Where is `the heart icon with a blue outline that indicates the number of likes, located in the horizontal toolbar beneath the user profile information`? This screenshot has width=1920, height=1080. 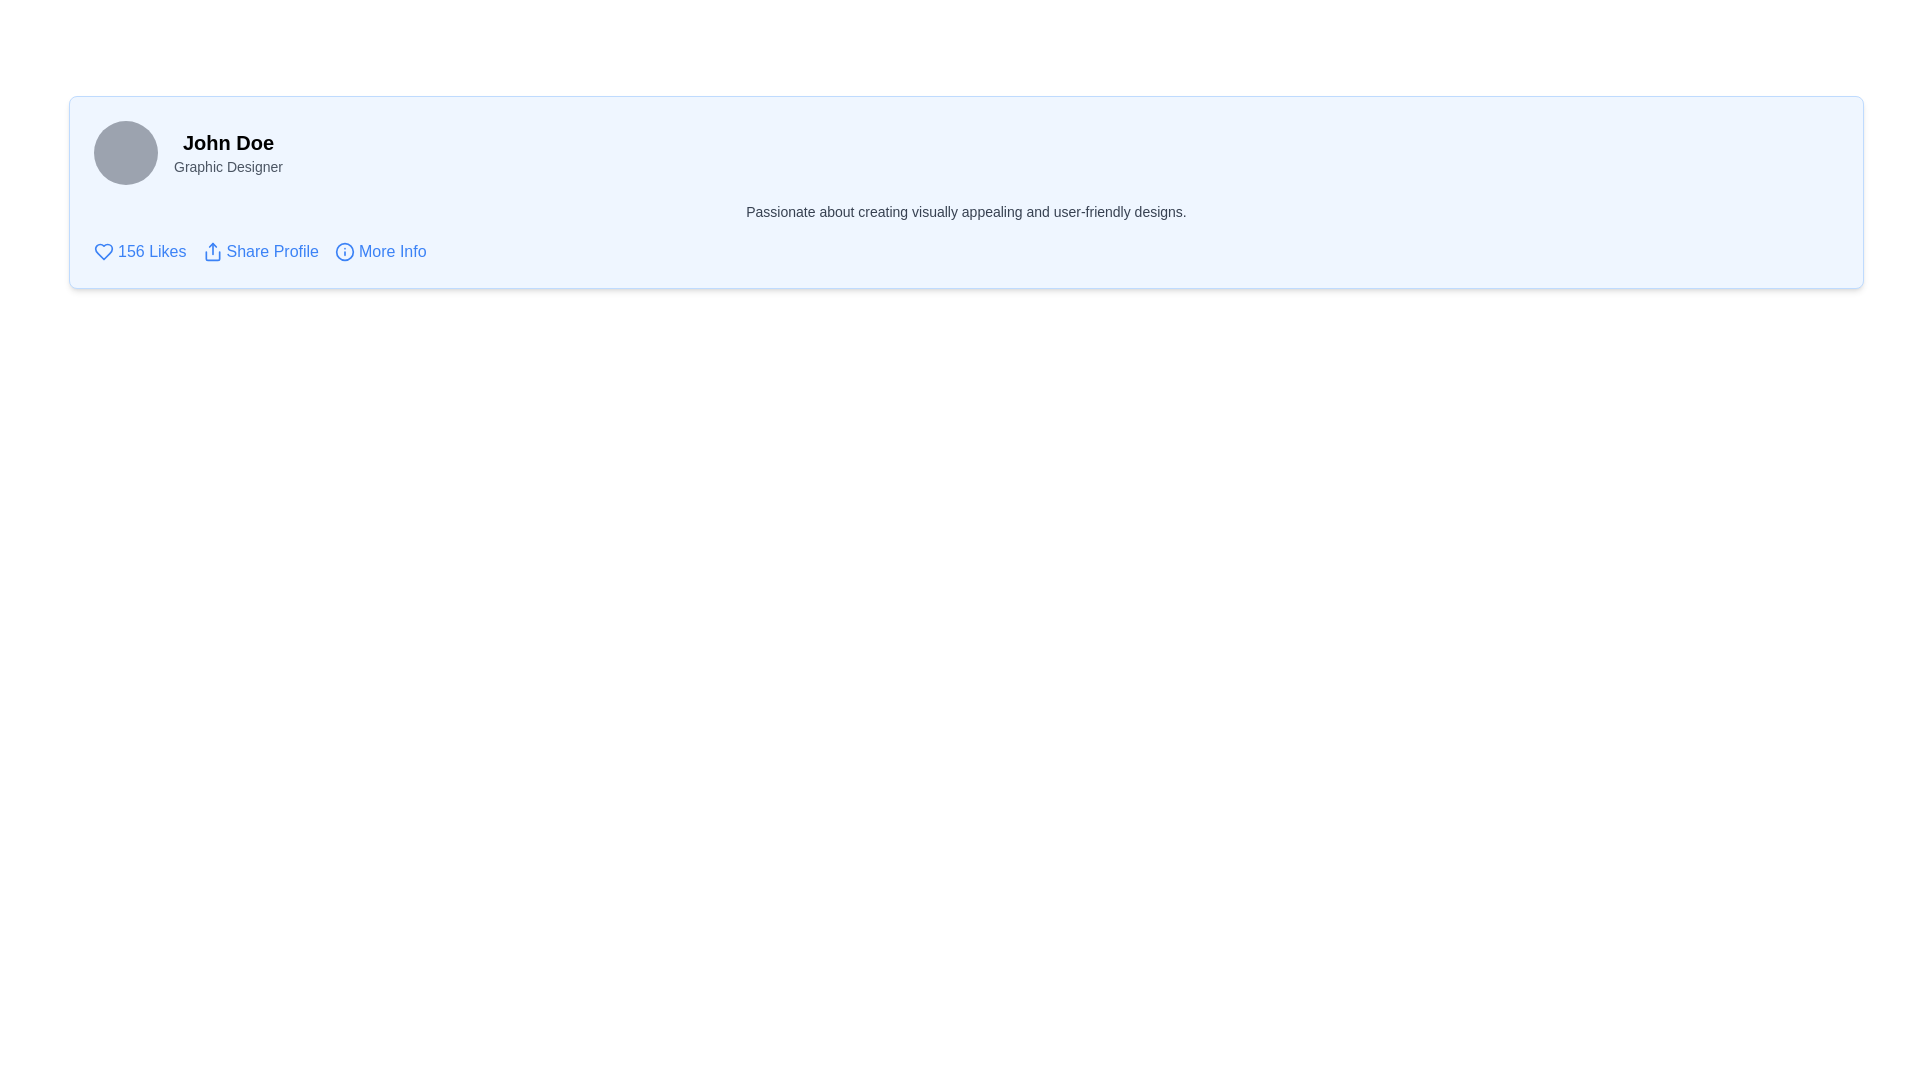 the heart icon with a blue outline that indicates the number of likes, located in the horizontal toolbar beneath the user profile information is located at coordinates (103, 249).